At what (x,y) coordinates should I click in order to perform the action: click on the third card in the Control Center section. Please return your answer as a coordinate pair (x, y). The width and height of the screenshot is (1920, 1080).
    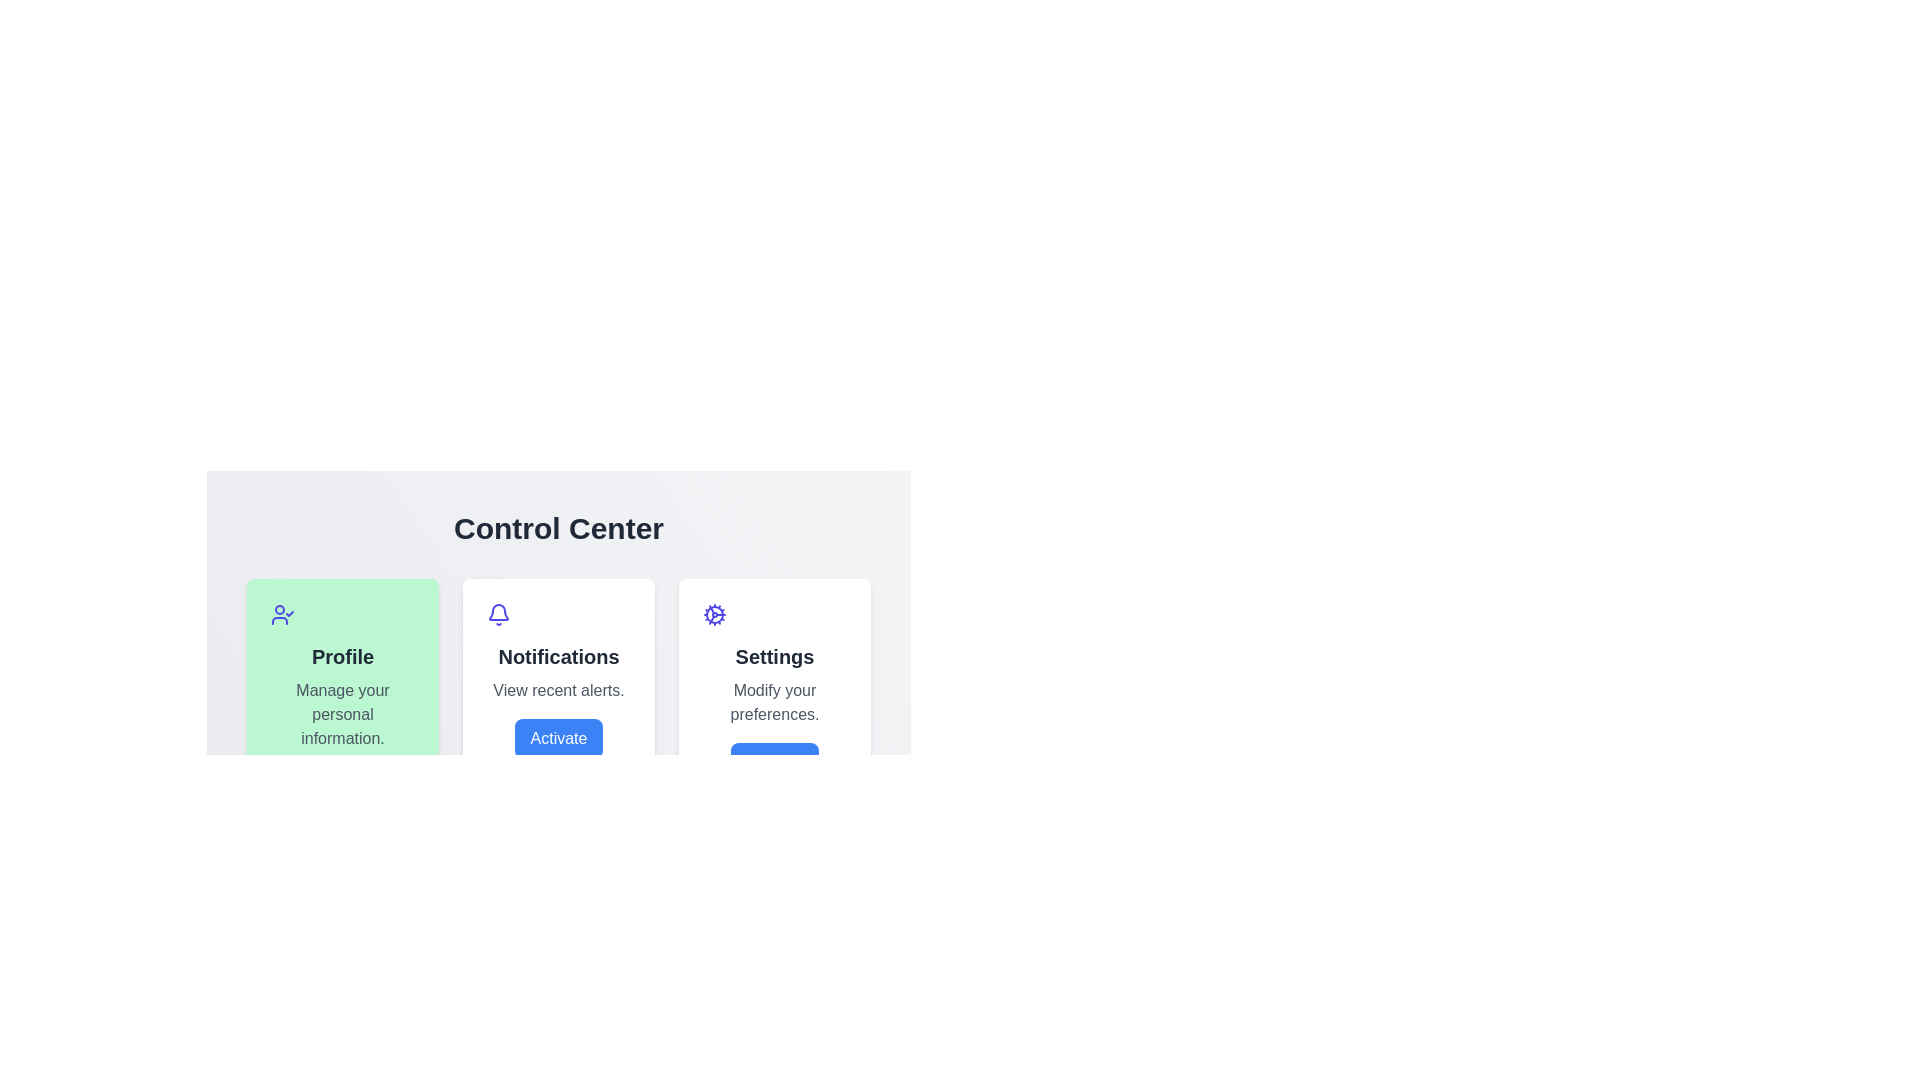
    Looking at the image, I should click on (773, 704).